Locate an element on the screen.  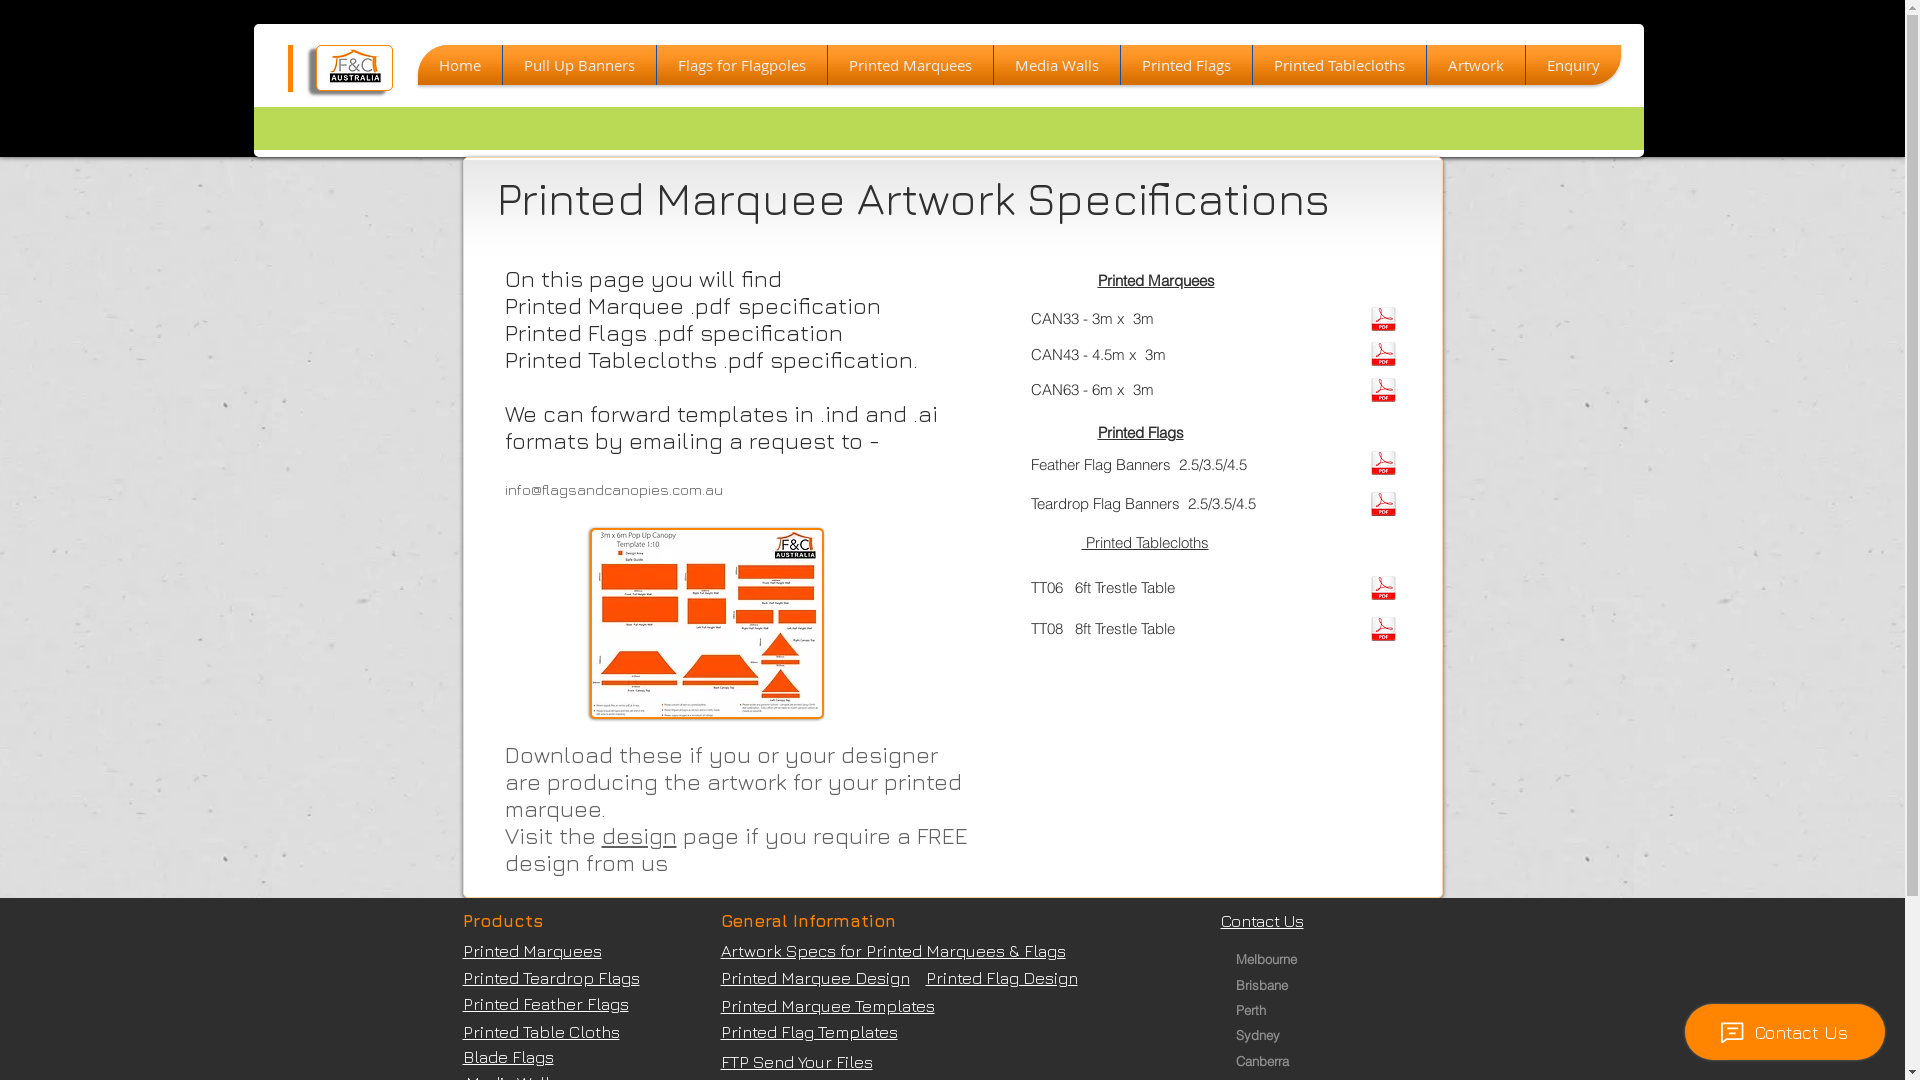
'Artwork Specs for Printed Marquees & Flags' is located at coordinates (891, 950).